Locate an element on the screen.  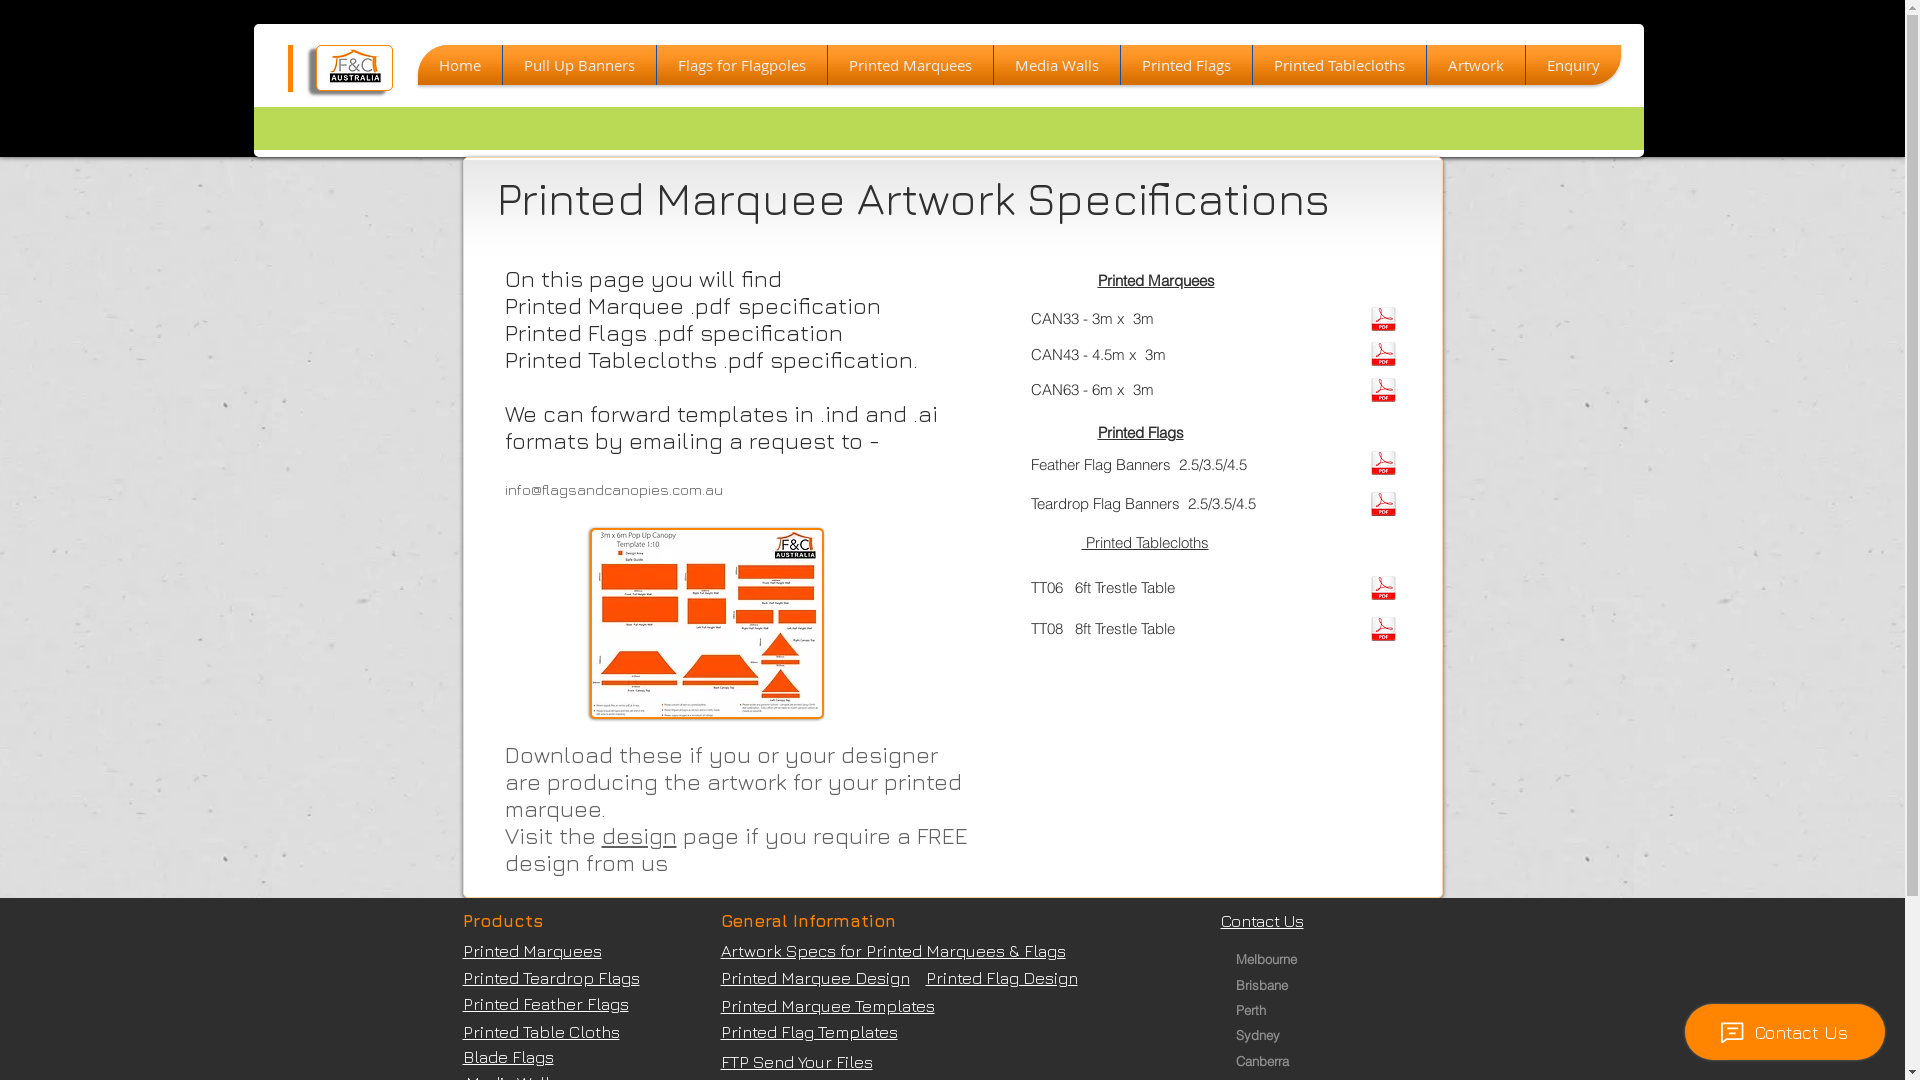
'Artwork Specs for Printed Marquees & Flags' is located at coordinates (891, 950).